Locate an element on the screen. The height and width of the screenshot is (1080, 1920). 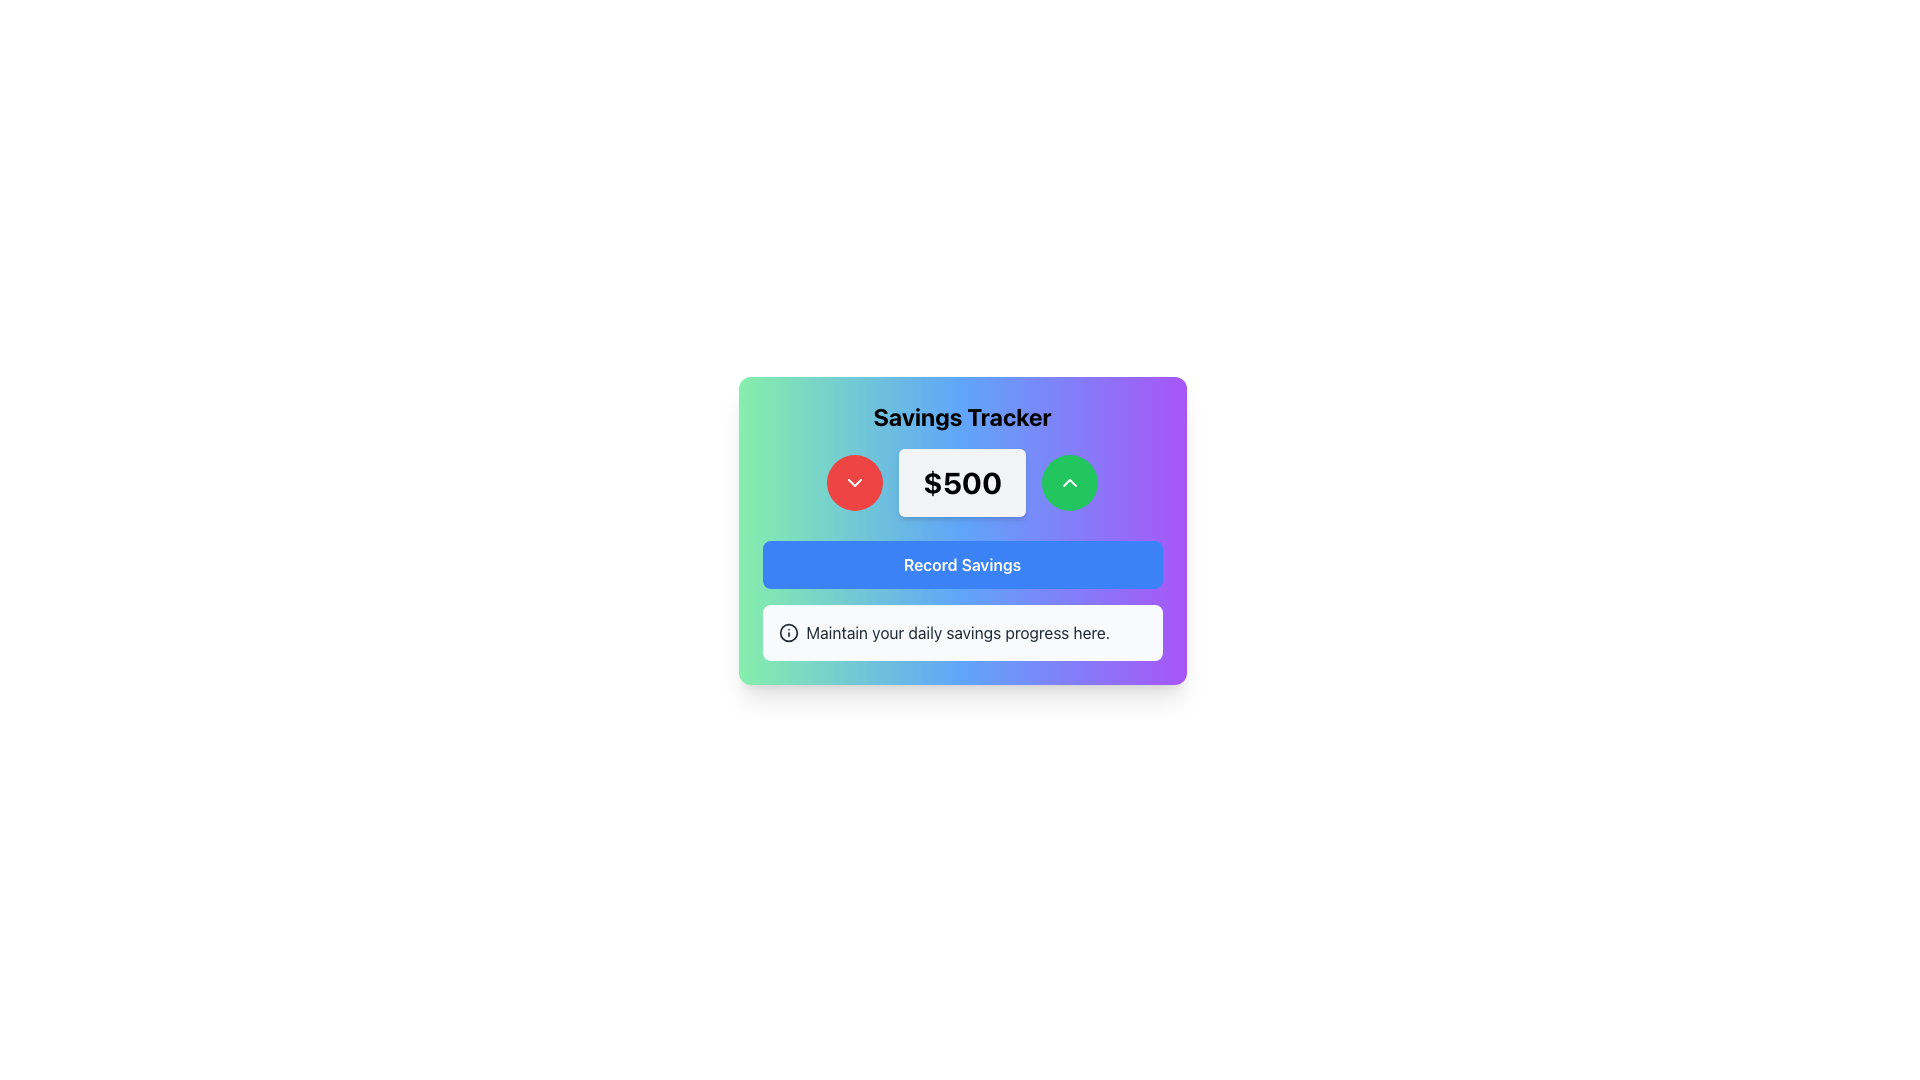
the large monetary value display of '$500' which is centrally located within the 'Savings Tracker' card, styled with a light gray background and rounded edges is located at coordinates (962, 482).